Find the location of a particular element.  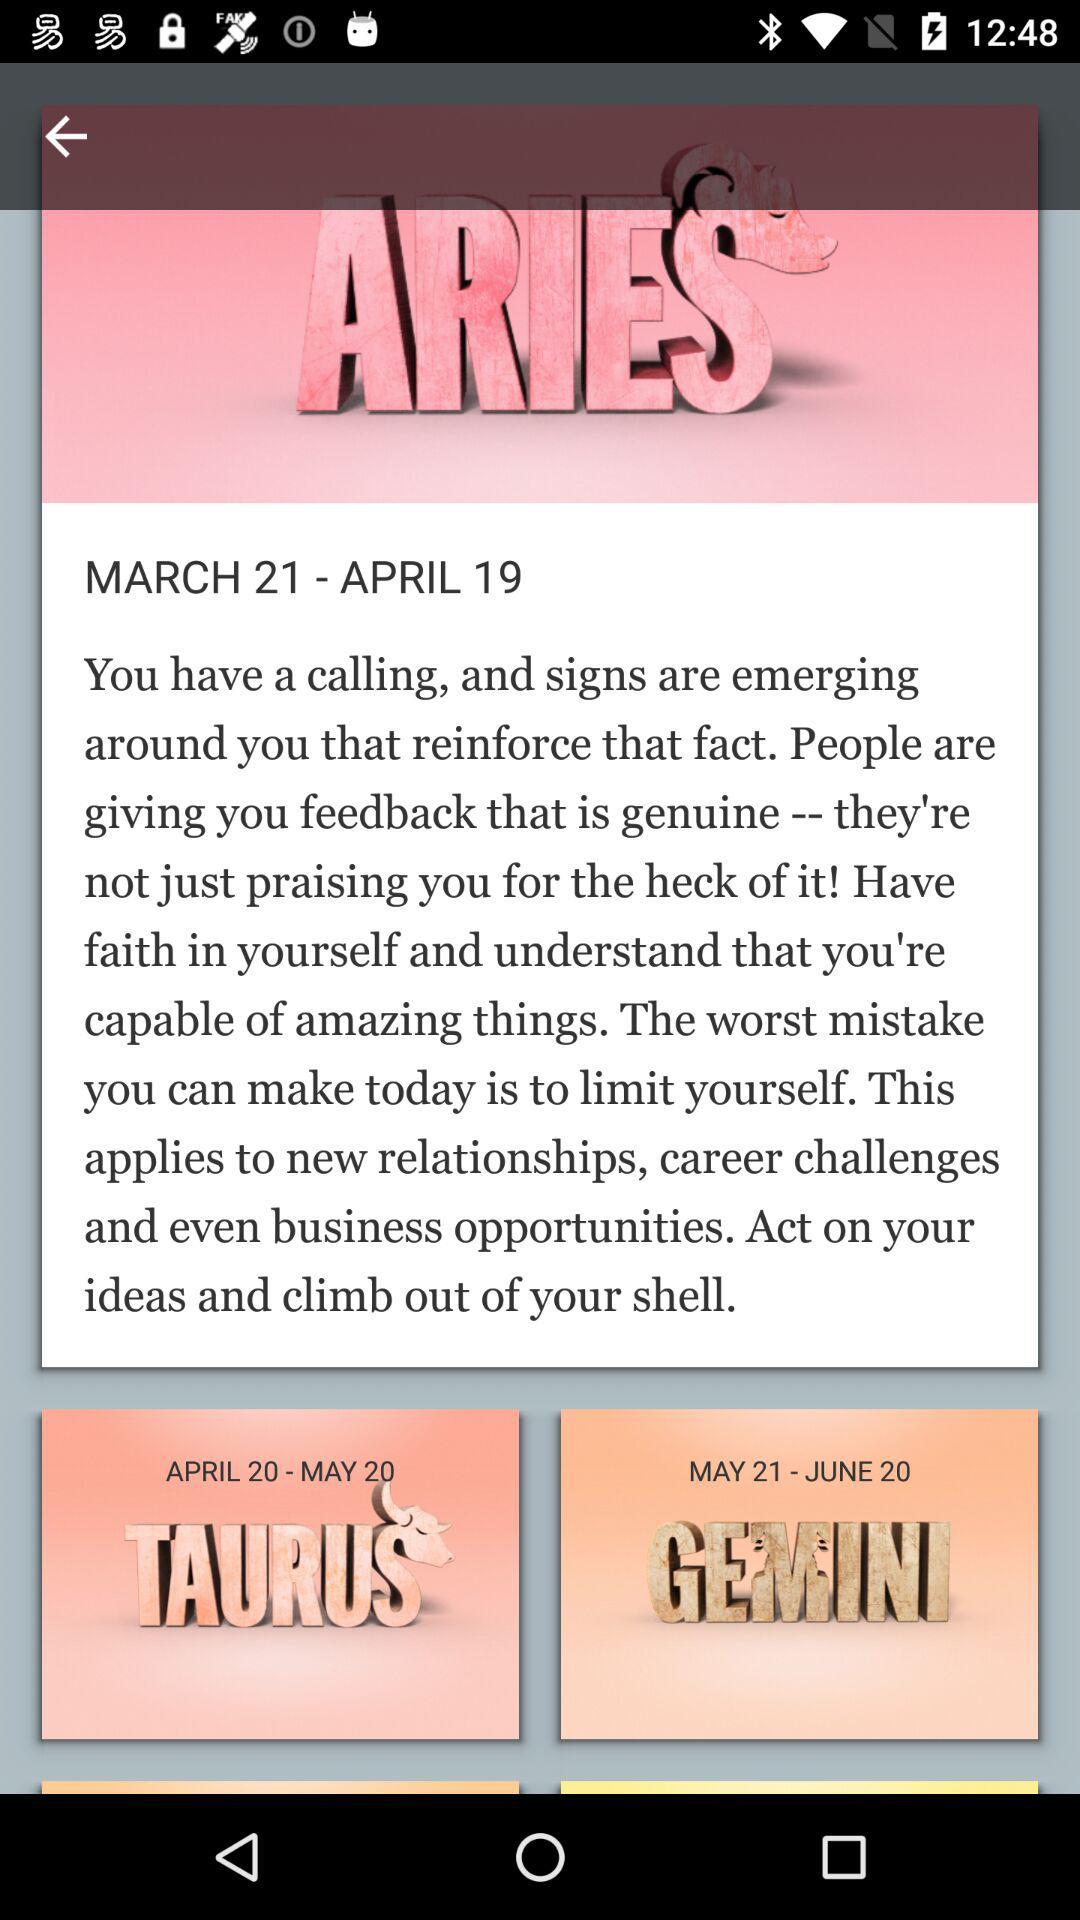

the icon at the top left corner is located at coordinates (64, 135).